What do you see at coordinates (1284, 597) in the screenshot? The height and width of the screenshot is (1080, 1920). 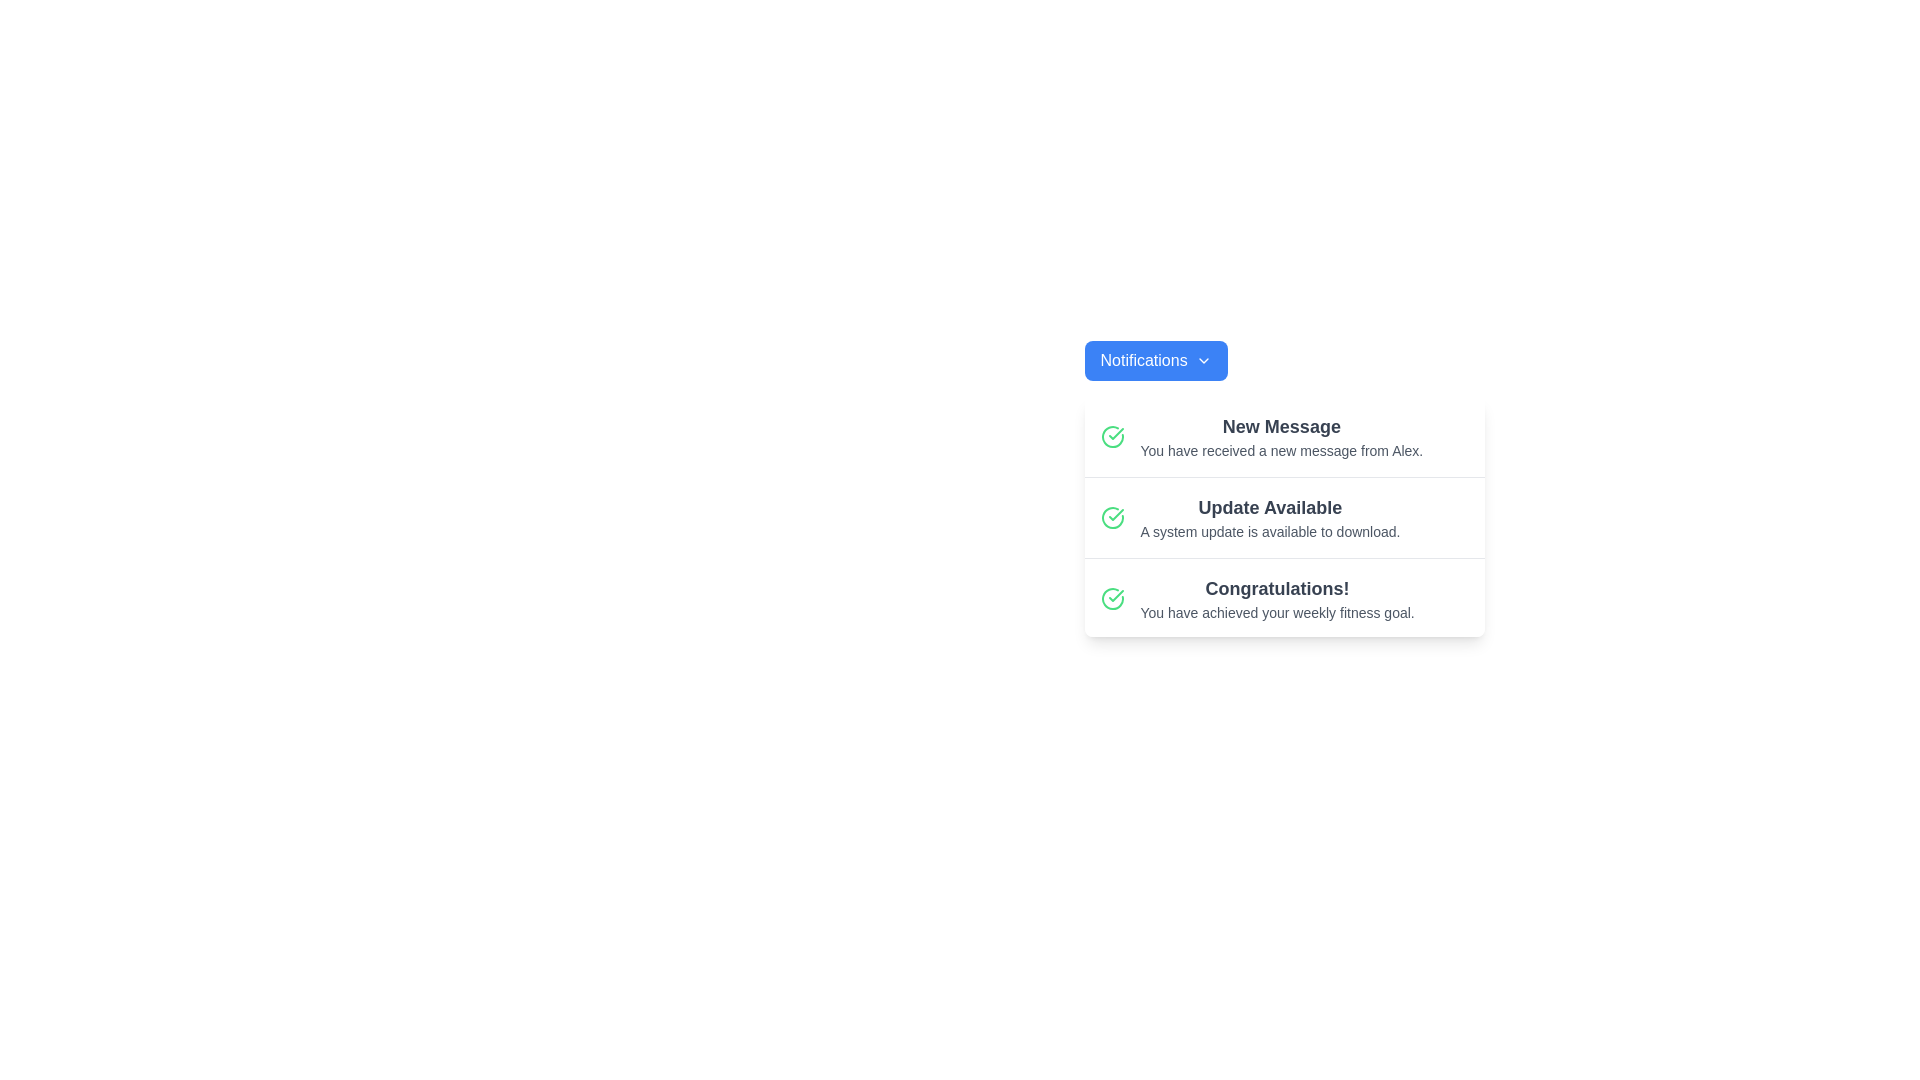 I see `congratulatory notification that displays 'Congratulations!' followed by 'You have achieved your weekly fitness goal.' located in the third position of the notification list` at bounding box center [1284, 597].